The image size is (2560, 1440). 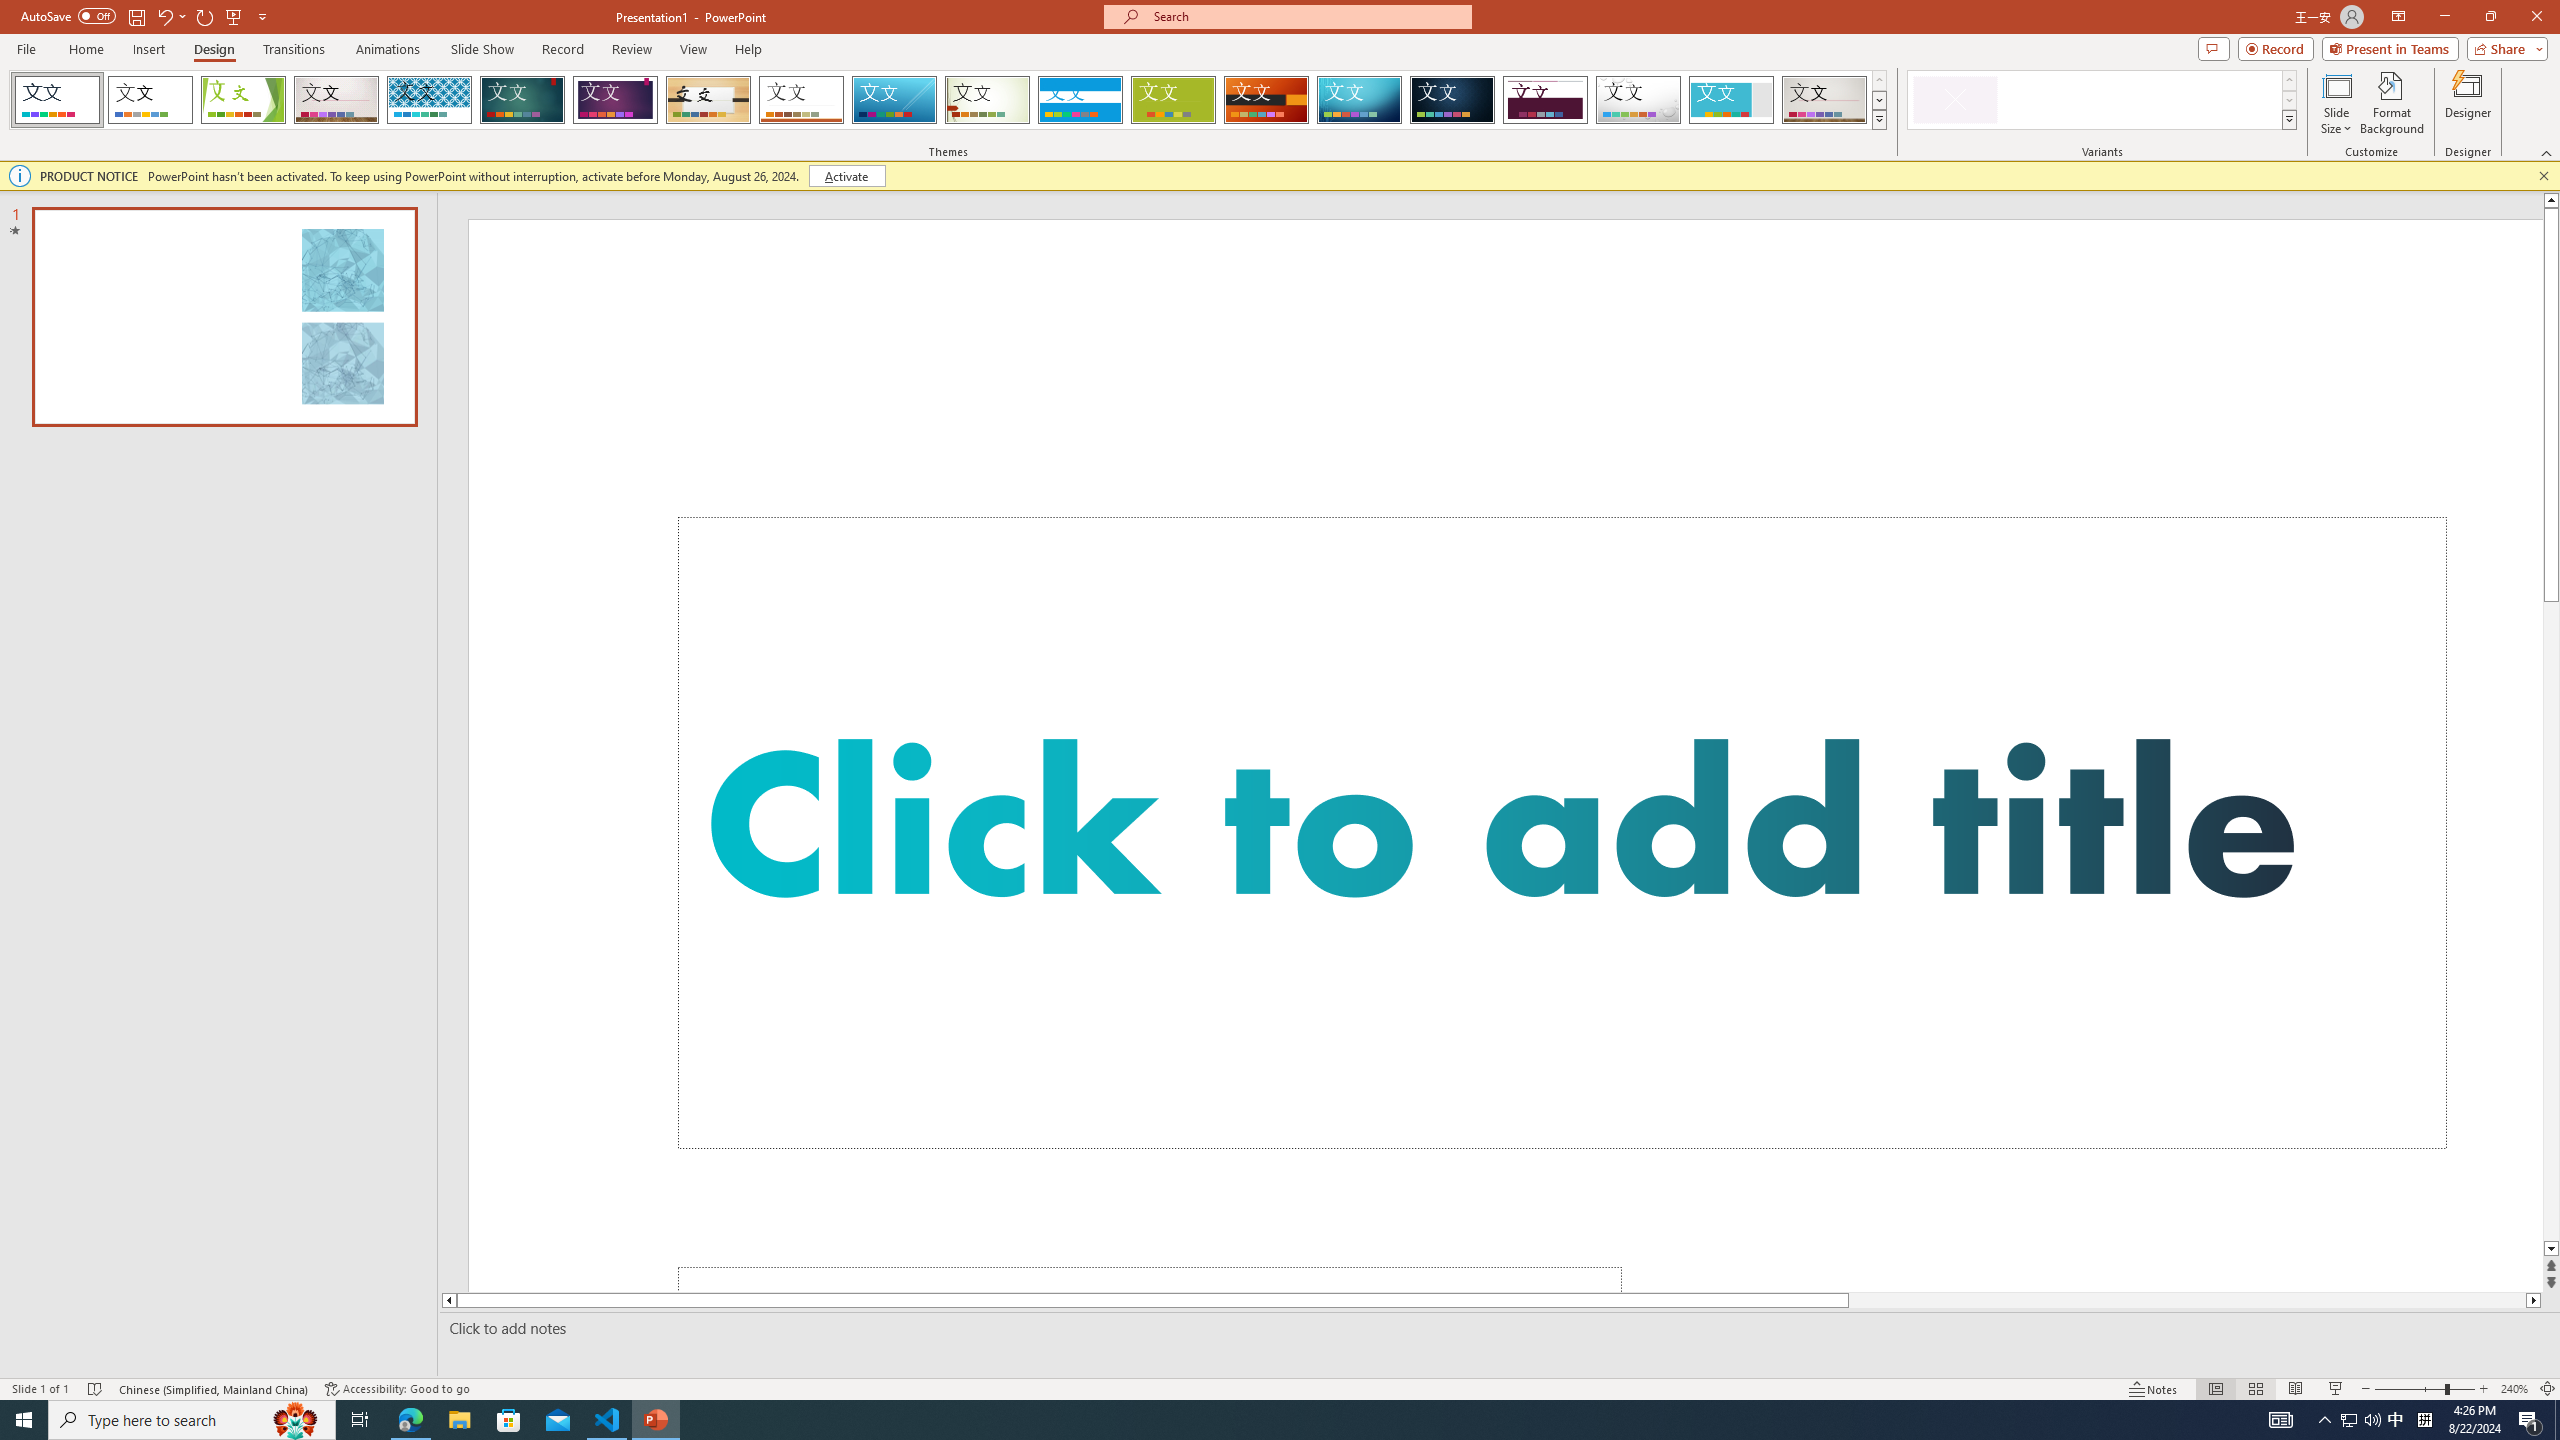 What do you see at coordinates (2213, 47) in the screenshot?
I see `'Comments'` at bounding box center [2213, 47].